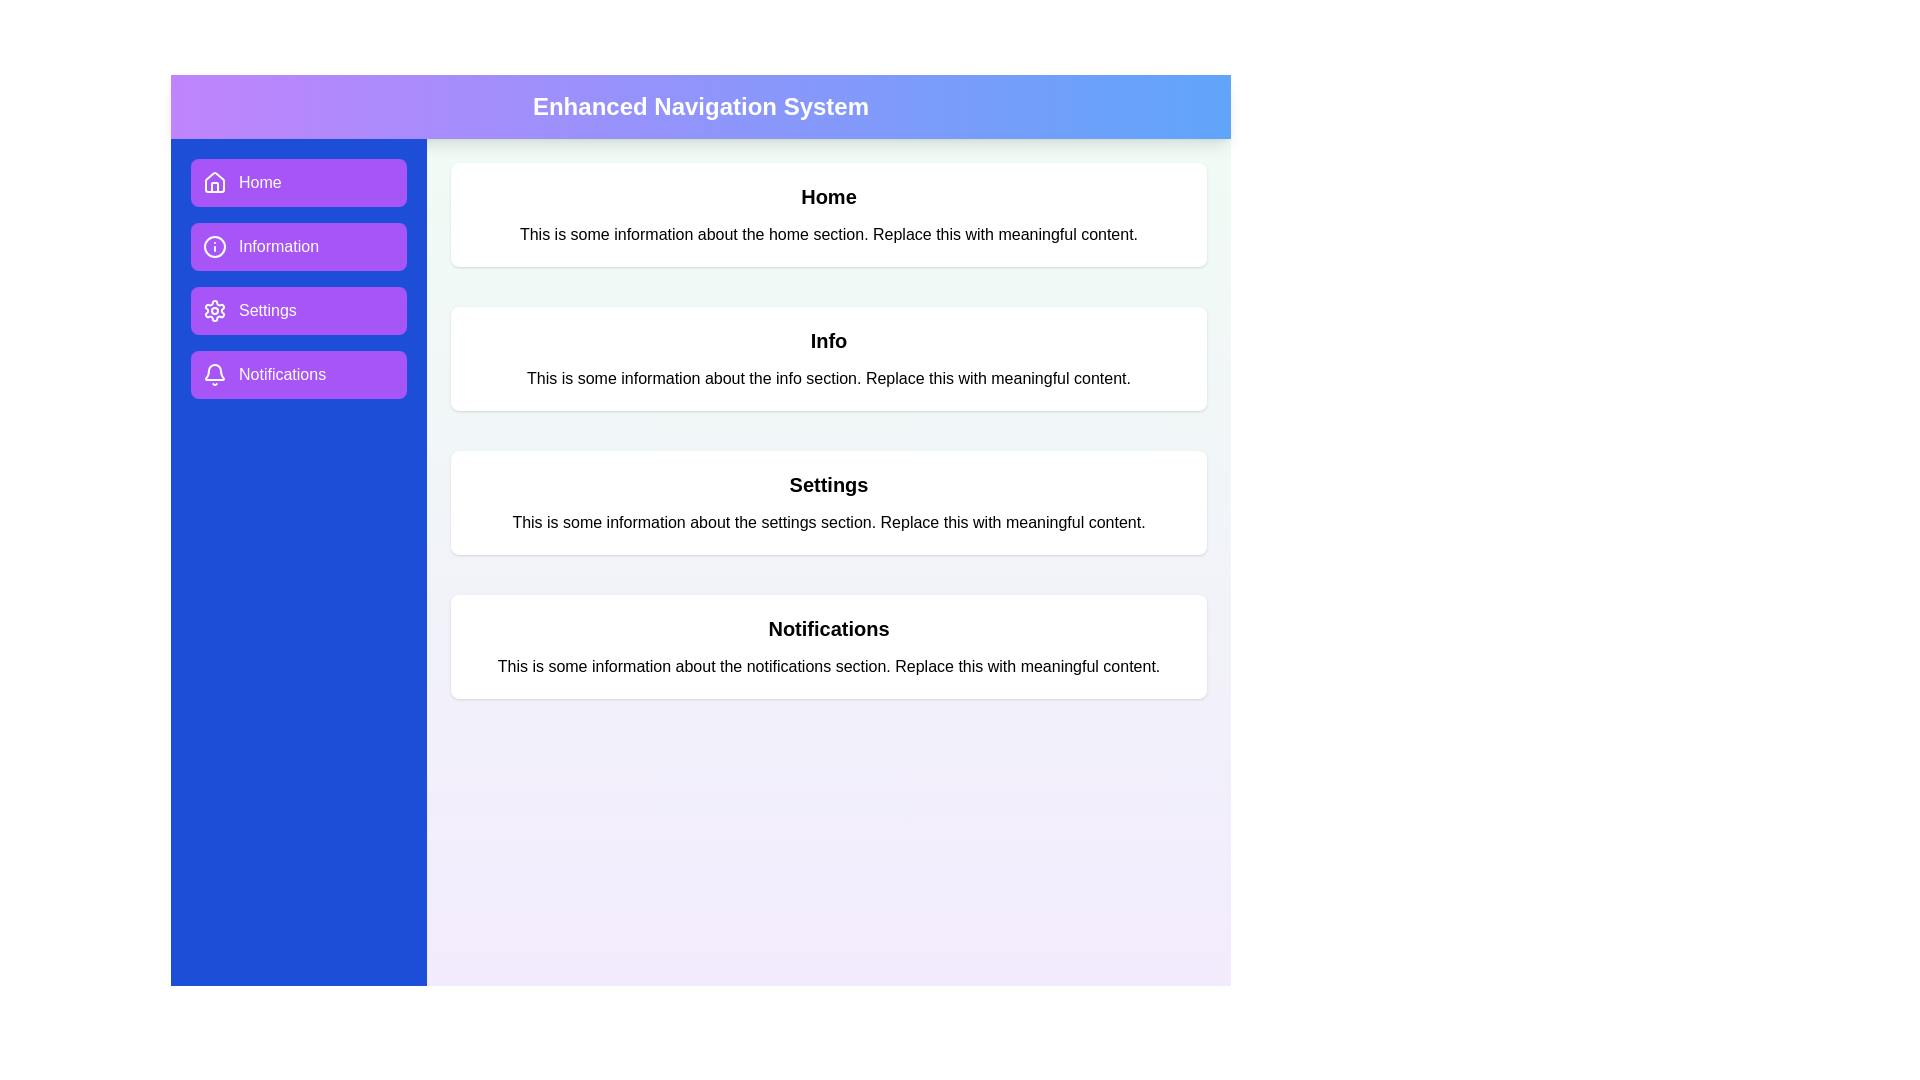 The height and width of the screenshot is (1080, 1920). I want to click on the 'Settings' button located in the left-side vertical navigation bar, which is the third item below 'Home' and 'Information', so click(297, 311).